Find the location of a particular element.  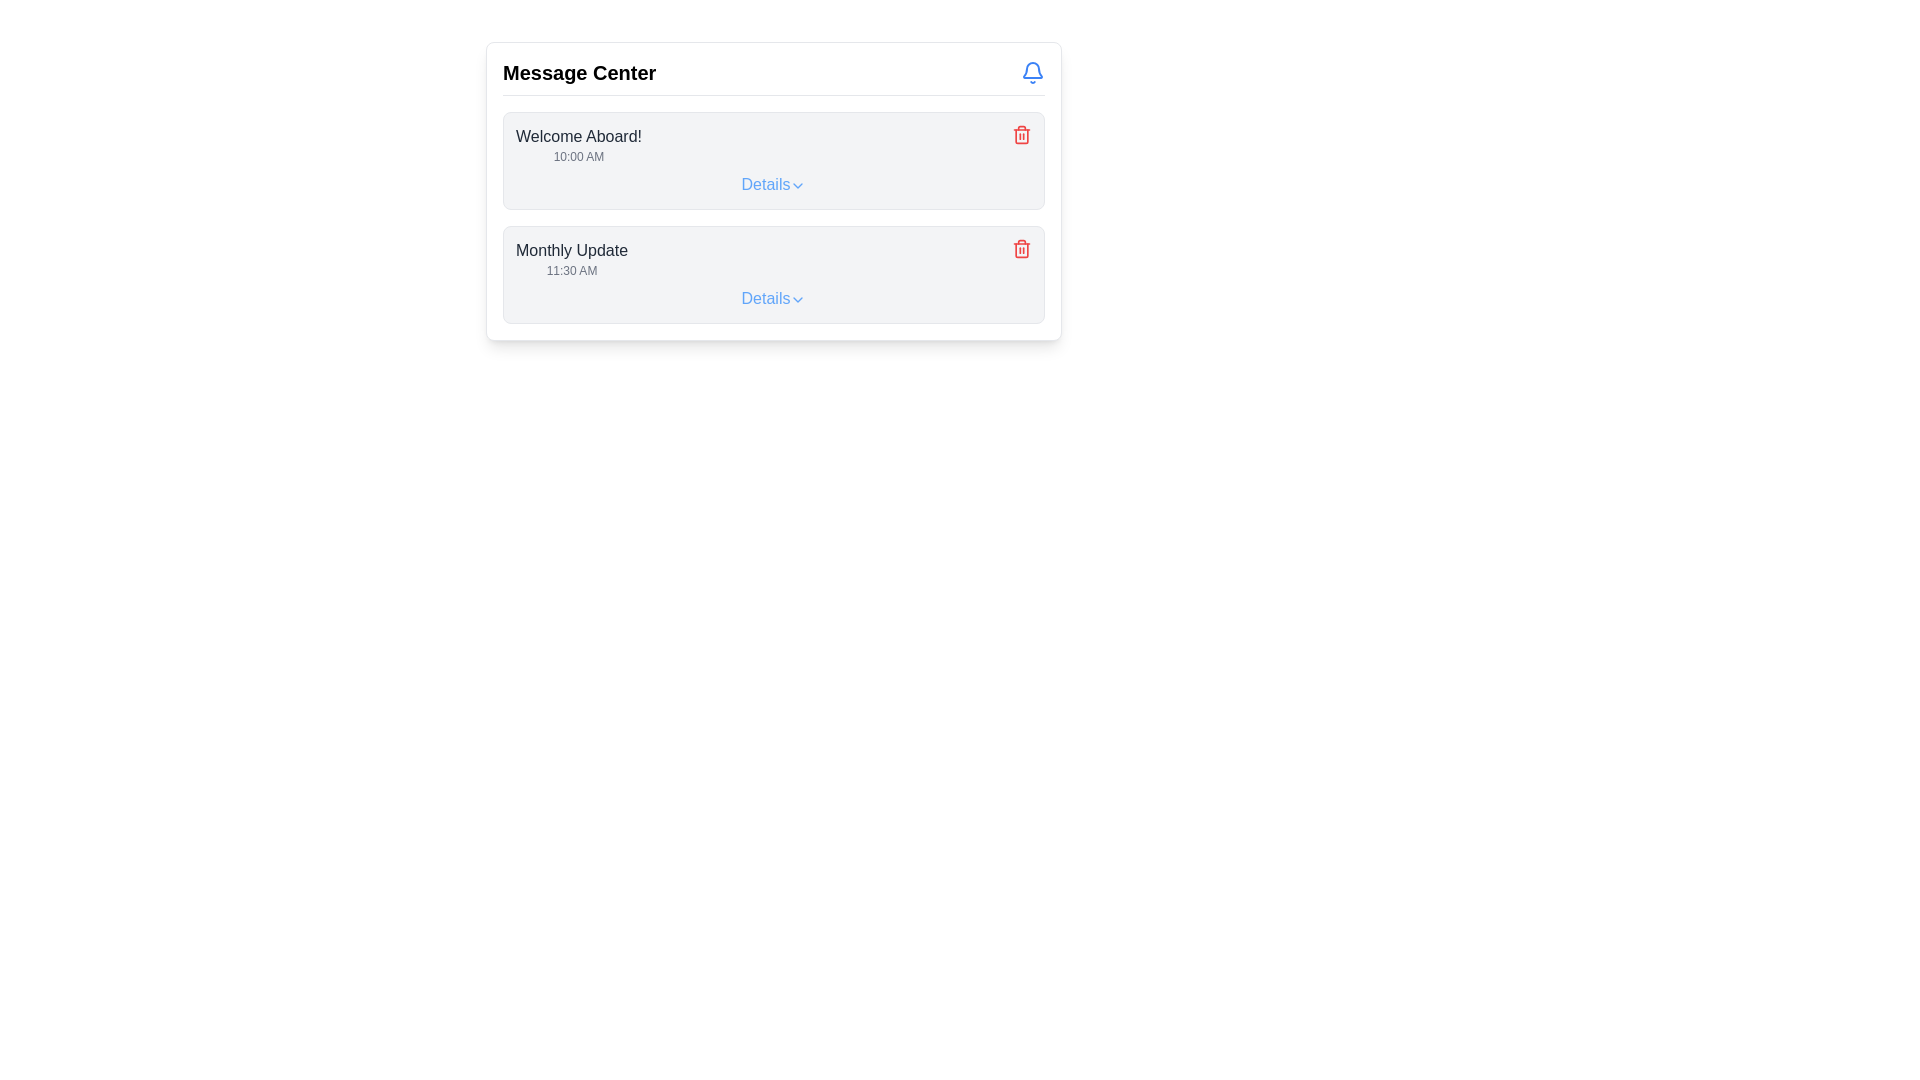

the 'Welcome Aboard!' text label, which is the first line in the message block within the 'Message Center' section is located at coordinates (578, 136).